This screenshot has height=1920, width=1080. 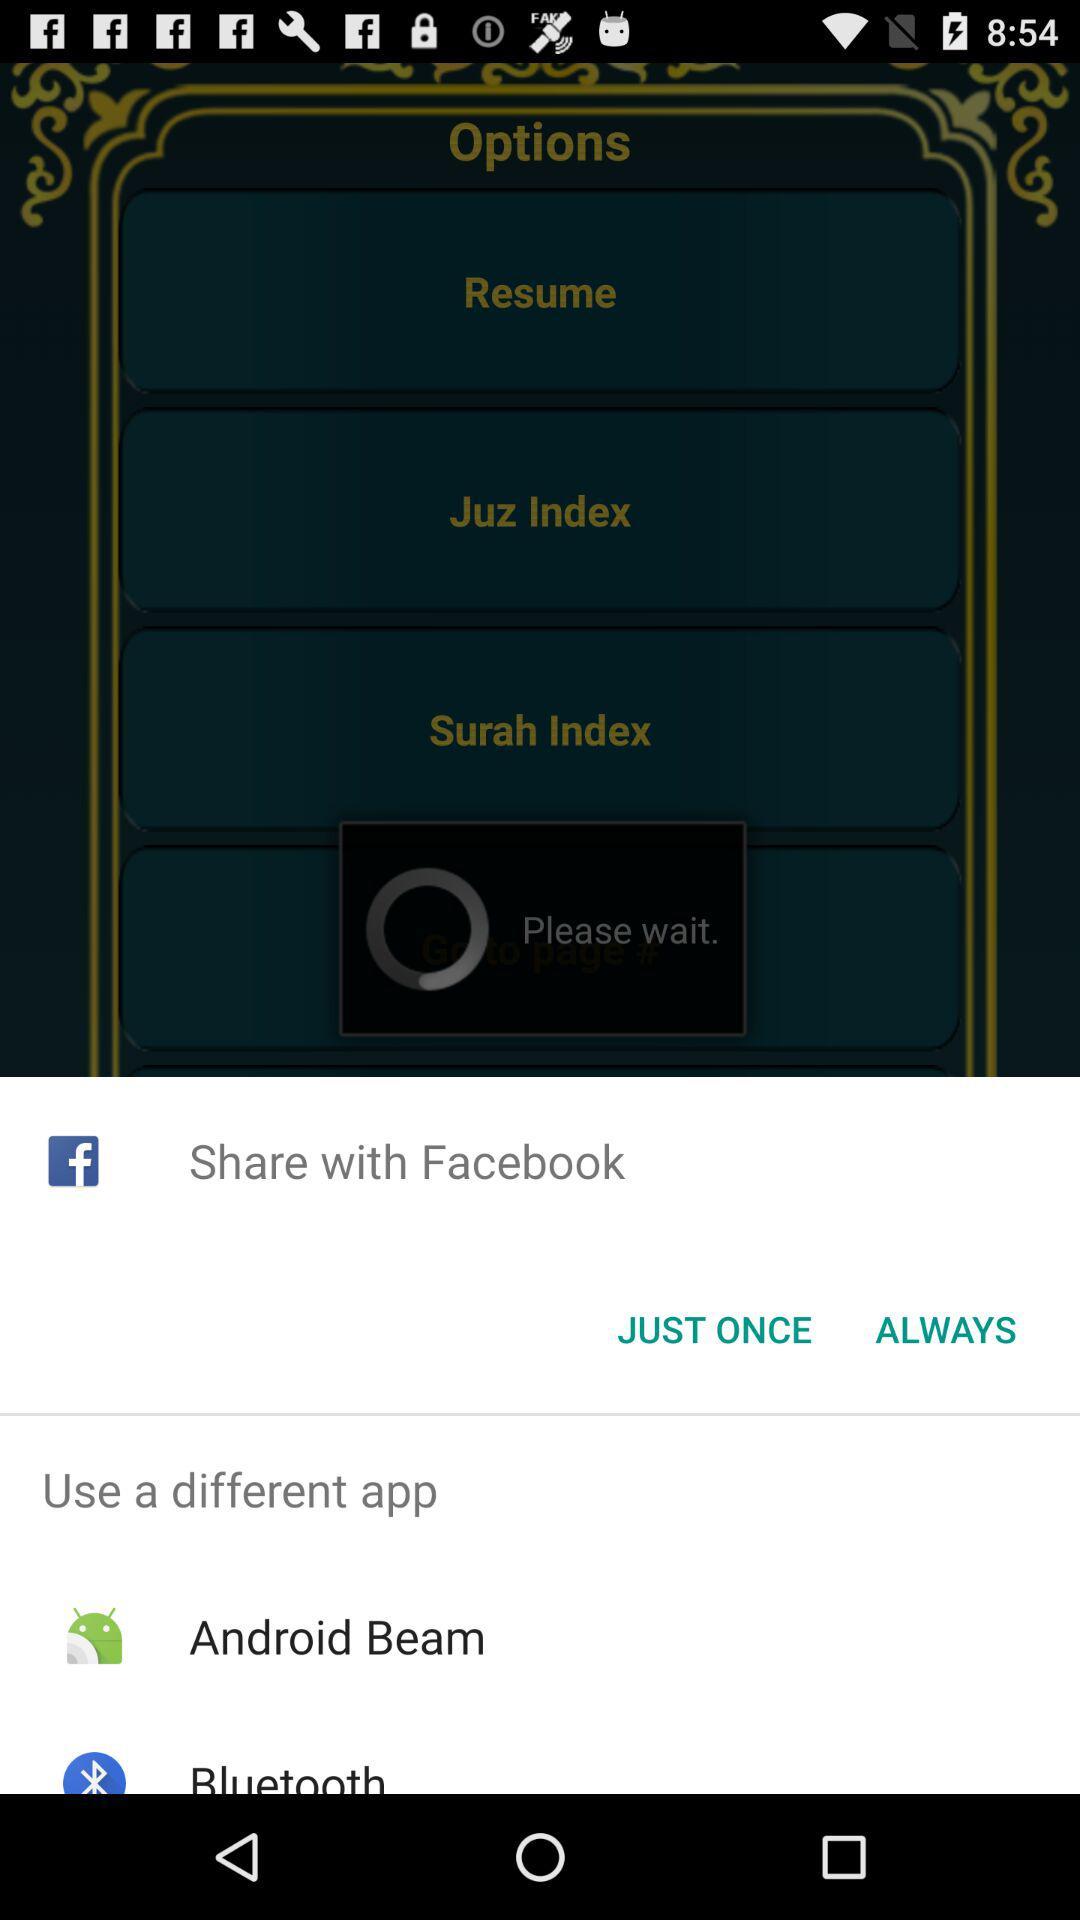 I want to click on the app below android beam item, so click(x=288, y=1772).